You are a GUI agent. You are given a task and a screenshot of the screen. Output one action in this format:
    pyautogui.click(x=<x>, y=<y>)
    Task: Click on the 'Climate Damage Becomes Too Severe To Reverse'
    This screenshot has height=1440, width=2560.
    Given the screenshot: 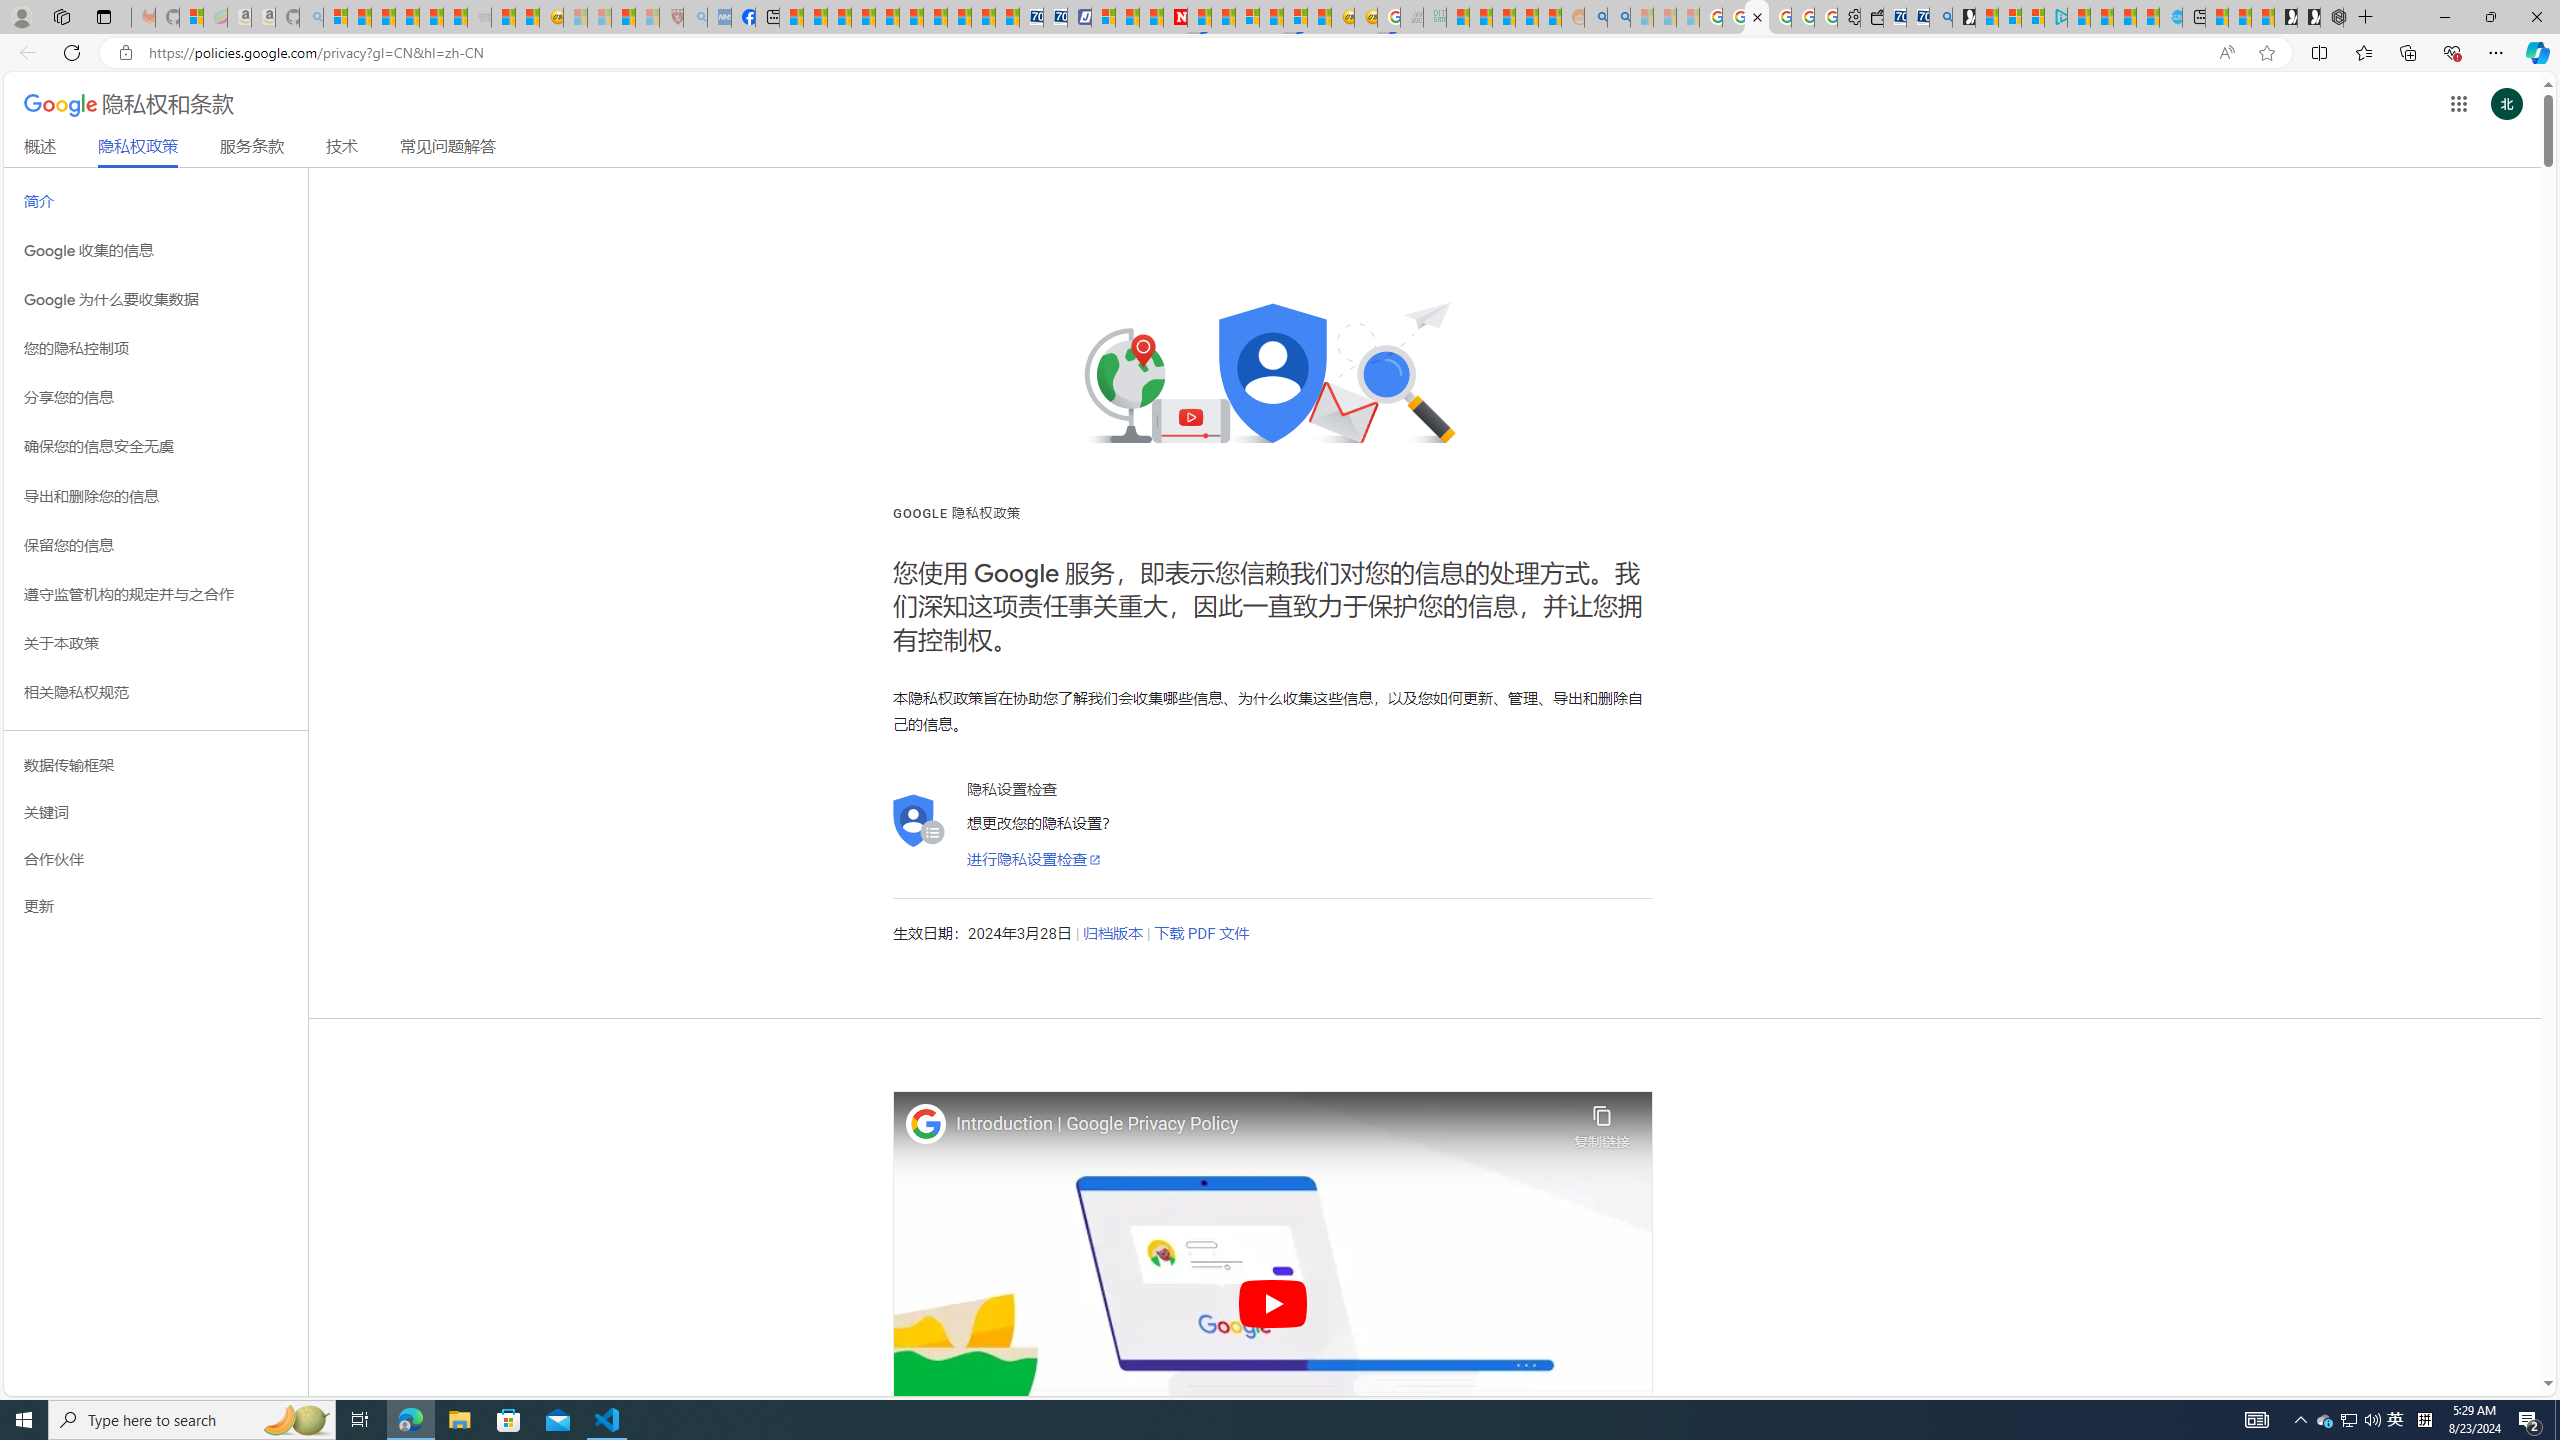 What is the action you would take?
    pyautogui.click(x=861, y=16)
    